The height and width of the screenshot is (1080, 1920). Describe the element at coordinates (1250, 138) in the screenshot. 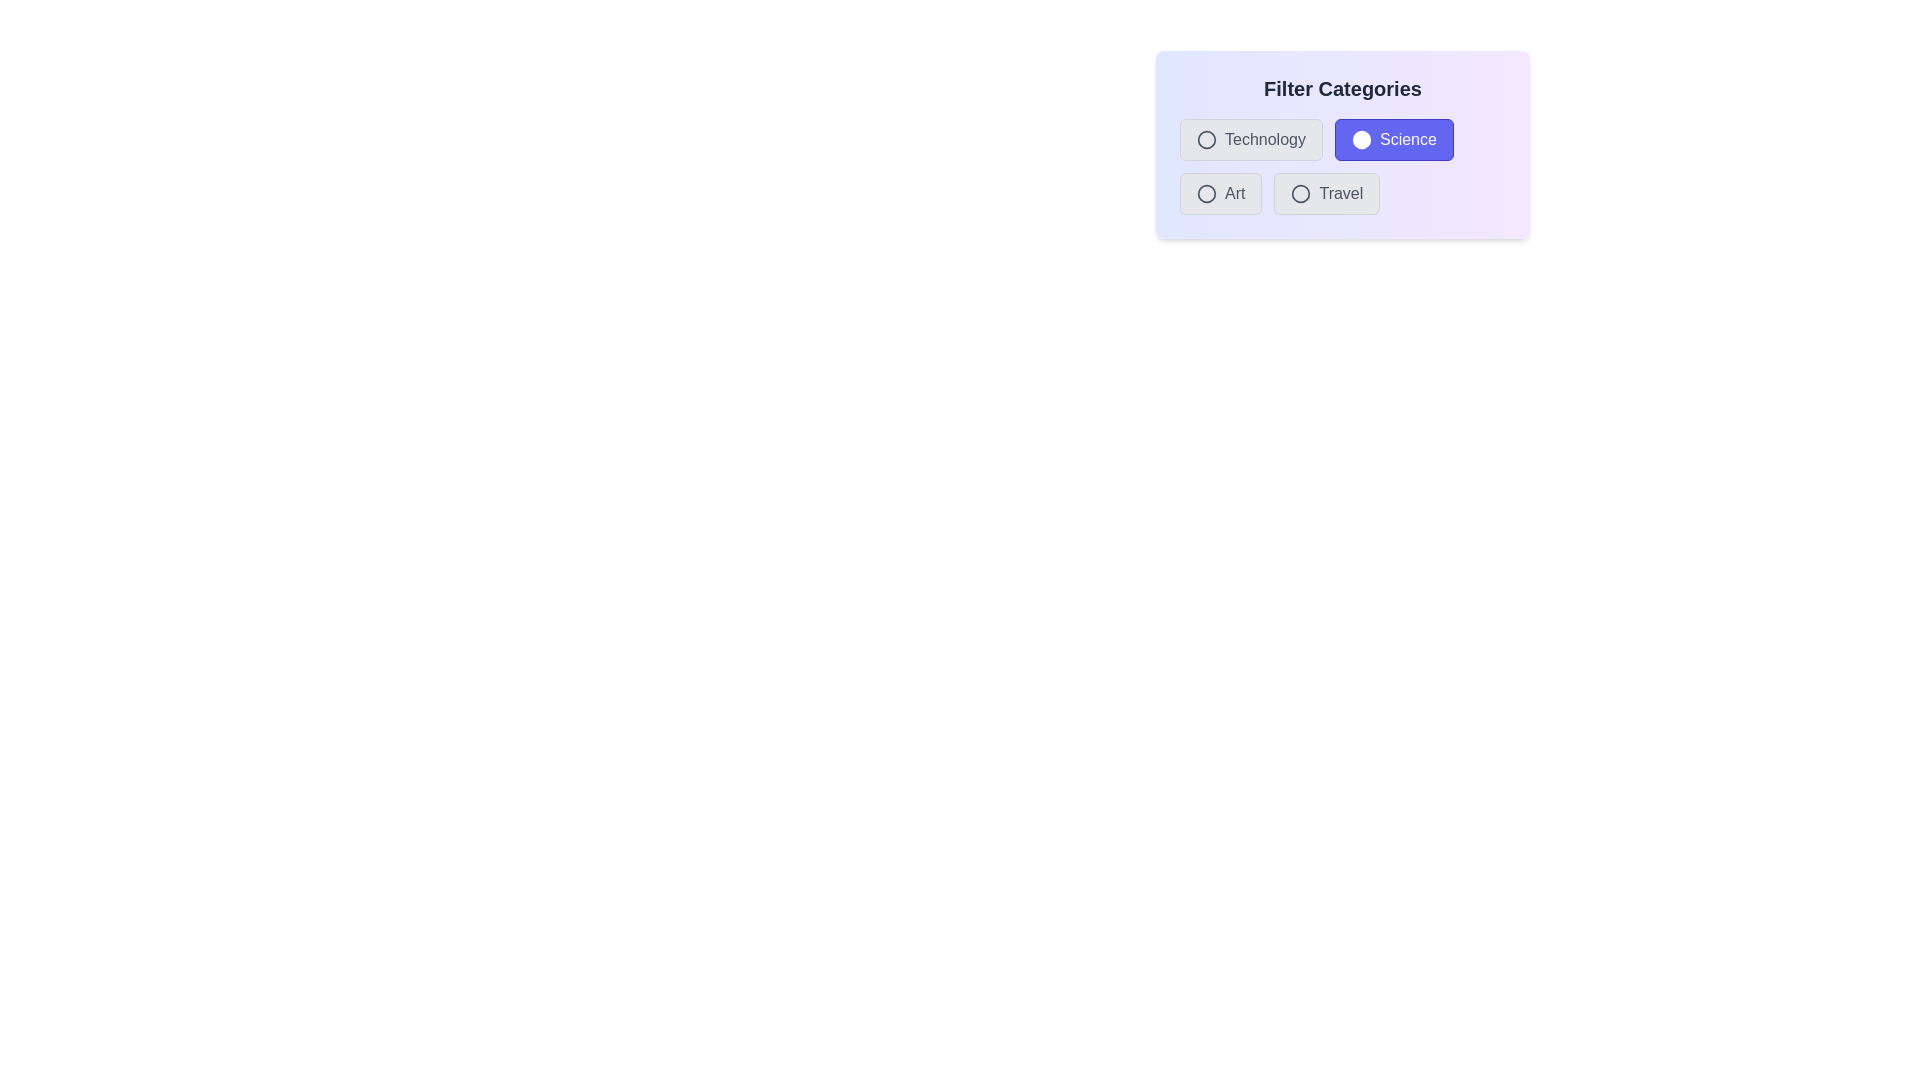

I see `the category Technology by clicking its corresponding button` at that location.